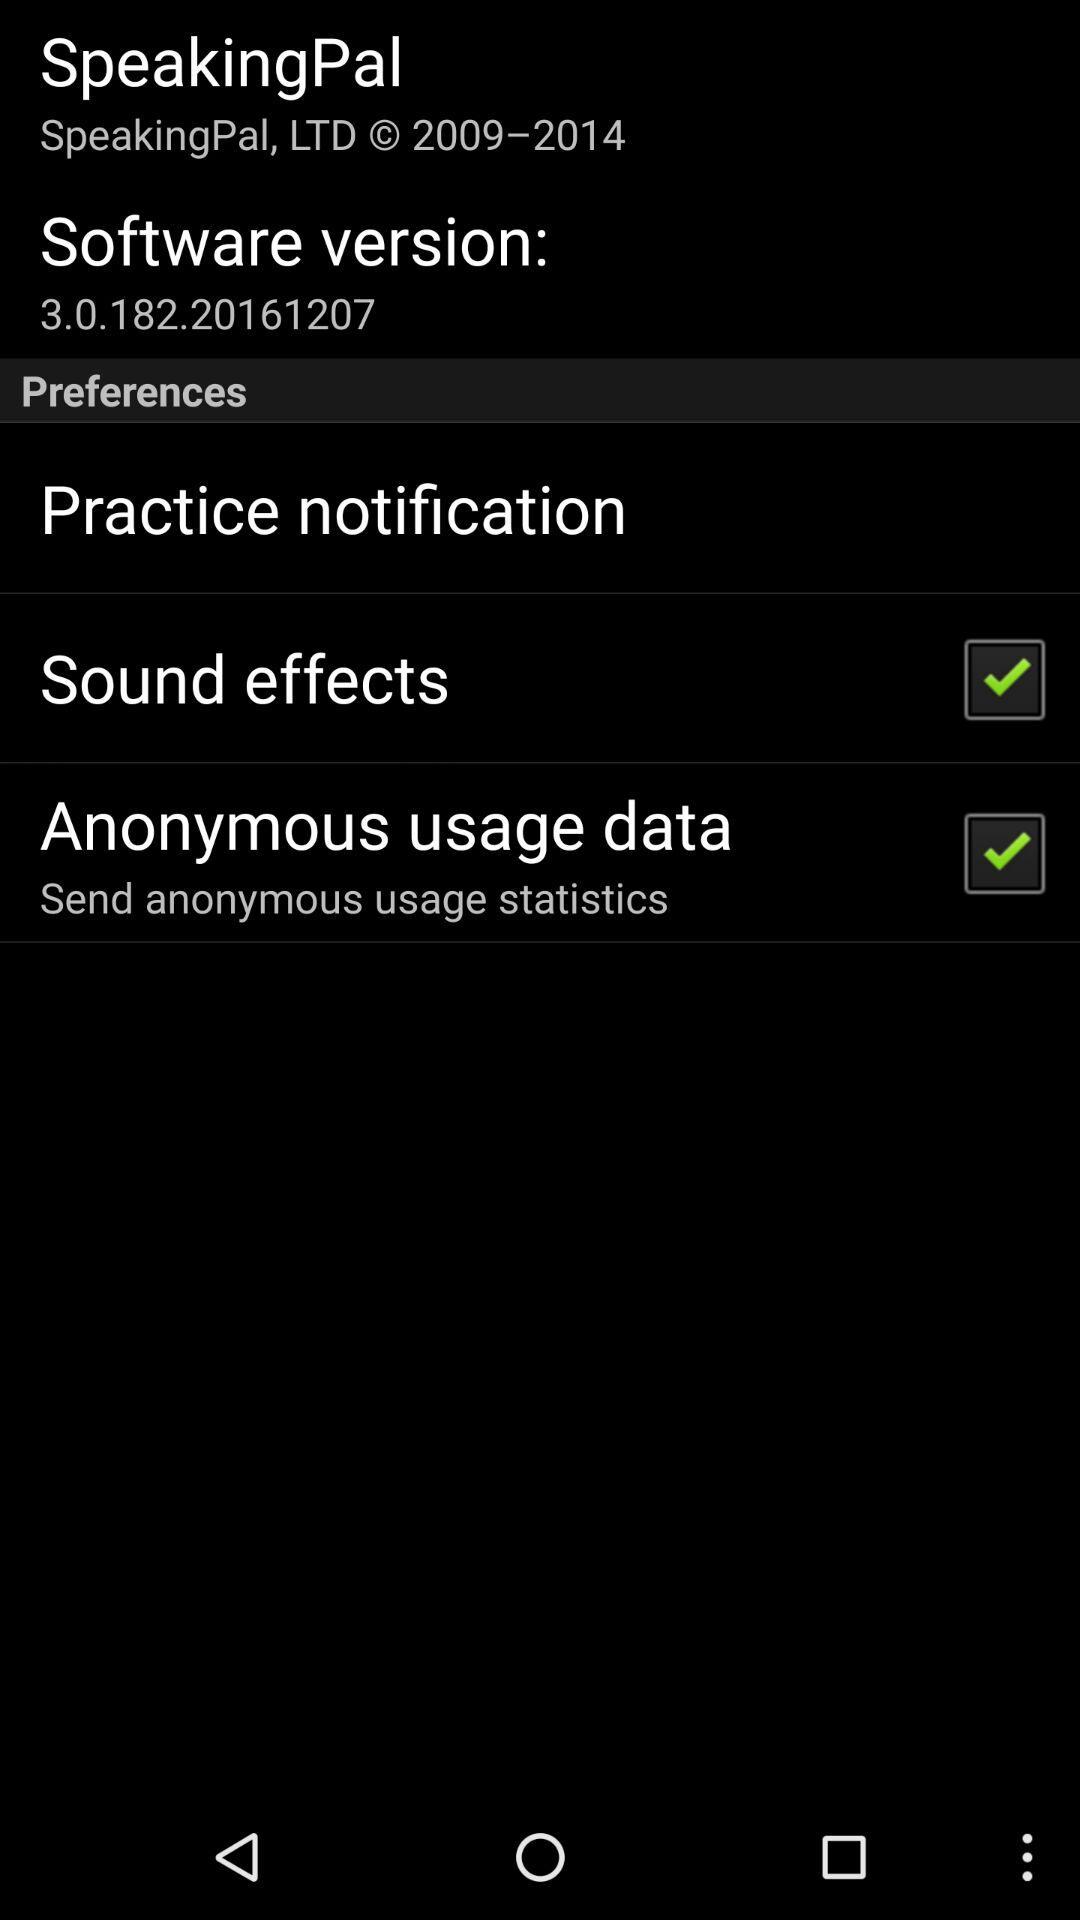  Describe the element at coordinates (243, 677) in the screenshot. I see `icon above anonymous usage data icon` at that location.